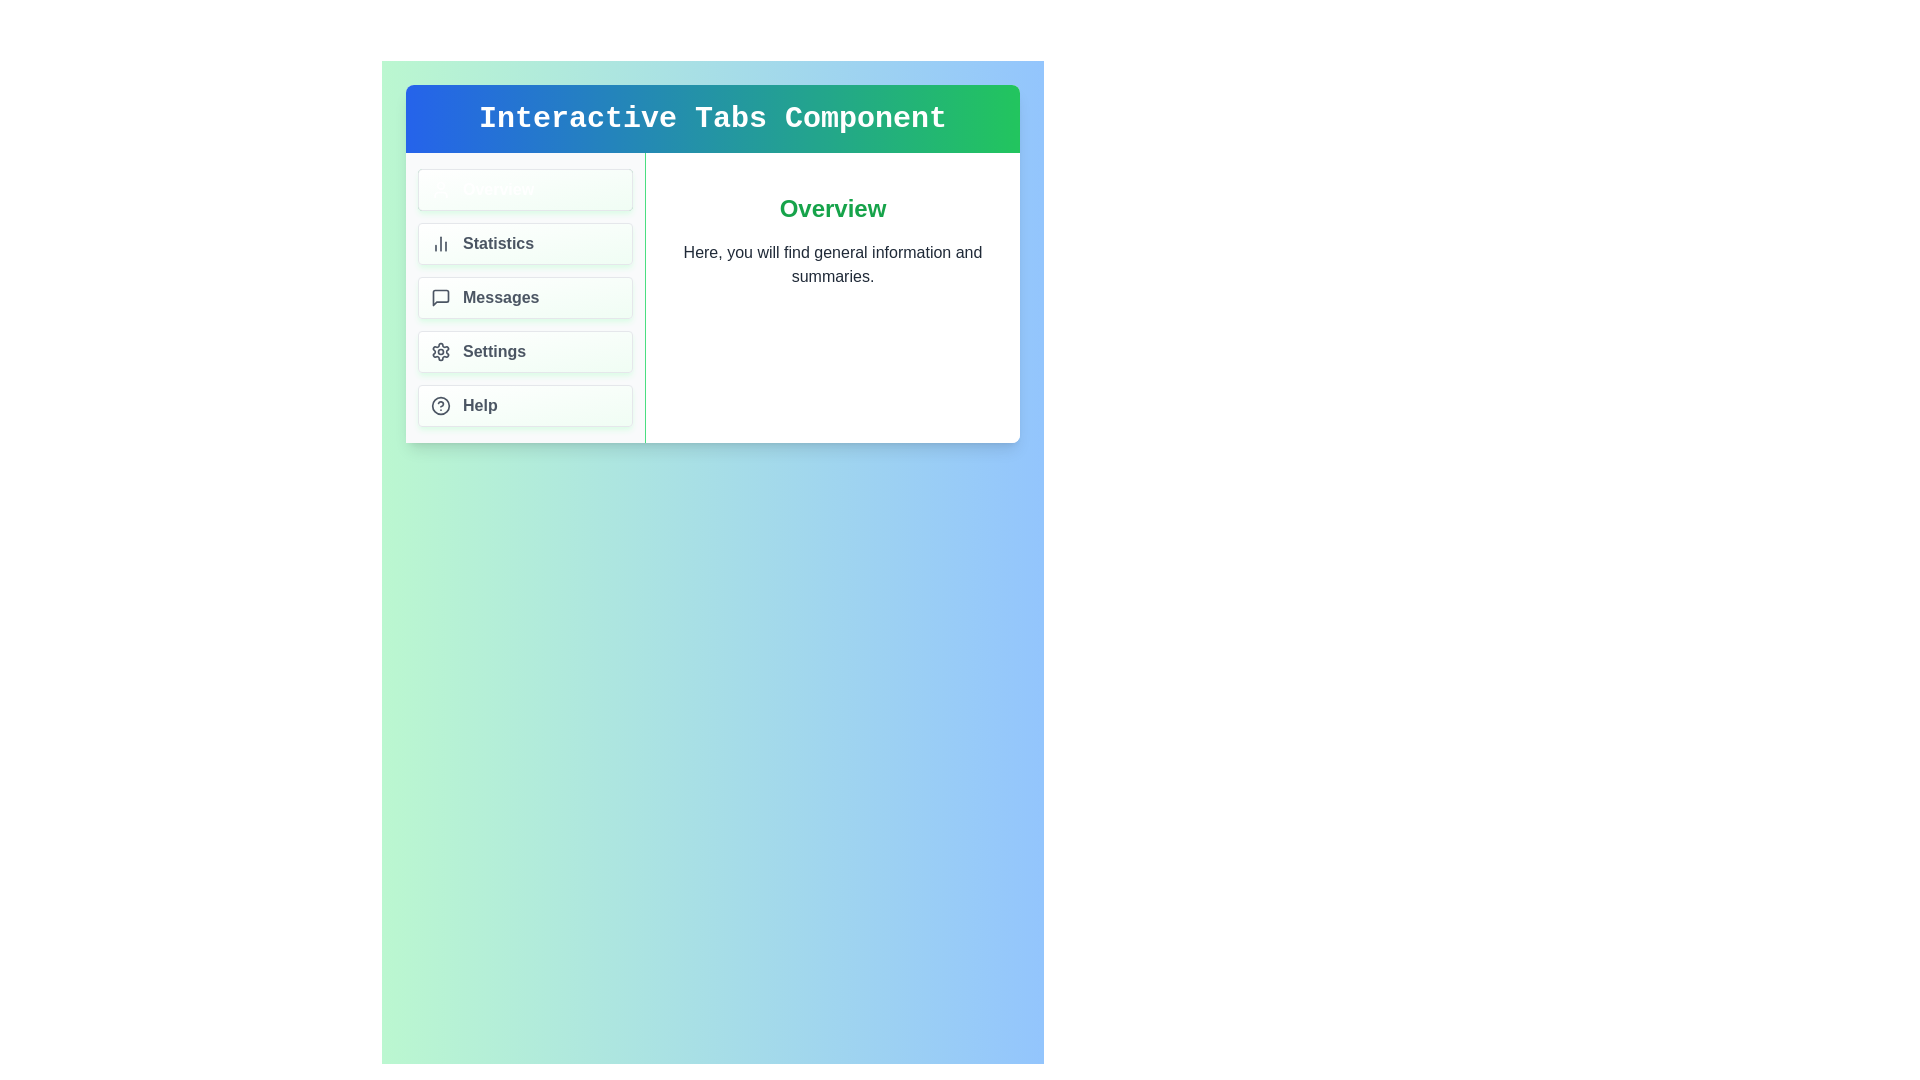  Describe the element at coordinates (525, 405) in the screenshot. I see `the tab labeled Help by clicking on its area` at that location.